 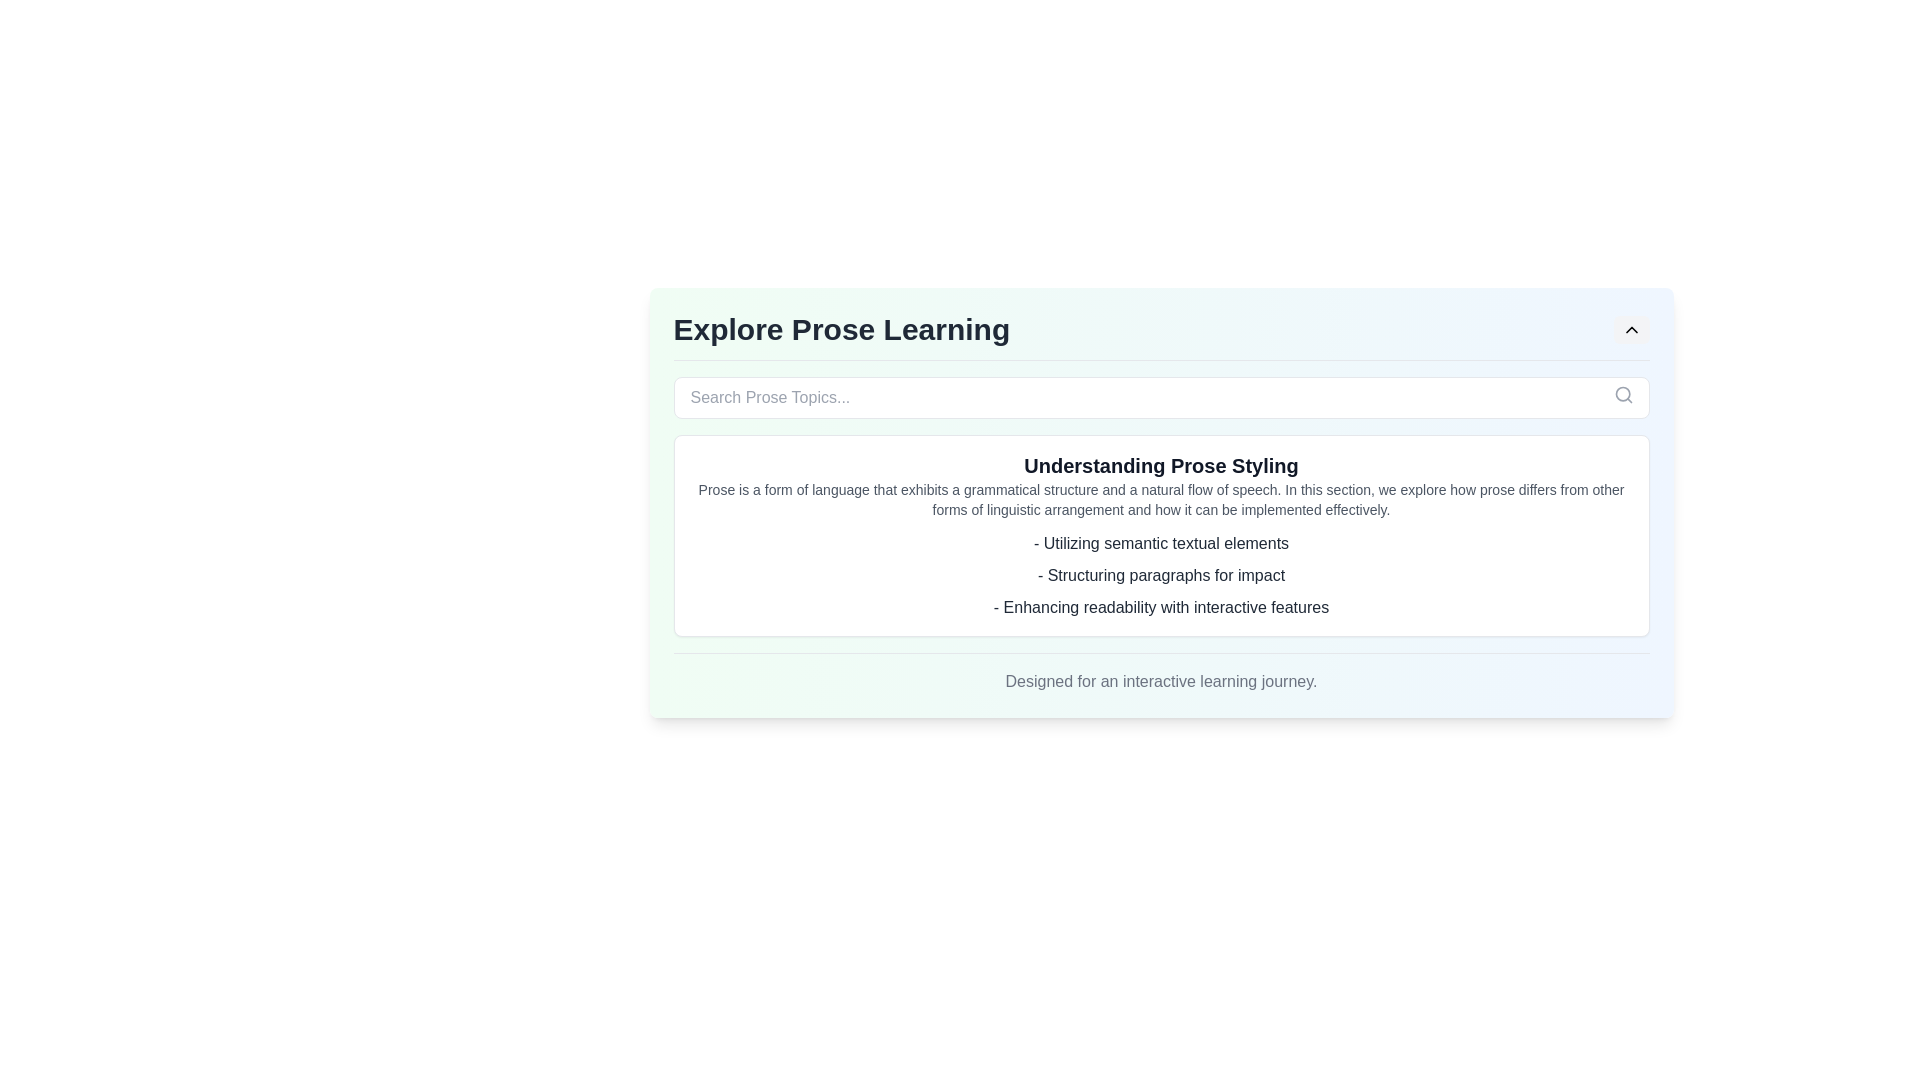 I want to click on the second item in the vertical list under the heading 'Understanding Prose Styling', which conveys a specific idea related to prose structuring, so click(x=1161, y=575).